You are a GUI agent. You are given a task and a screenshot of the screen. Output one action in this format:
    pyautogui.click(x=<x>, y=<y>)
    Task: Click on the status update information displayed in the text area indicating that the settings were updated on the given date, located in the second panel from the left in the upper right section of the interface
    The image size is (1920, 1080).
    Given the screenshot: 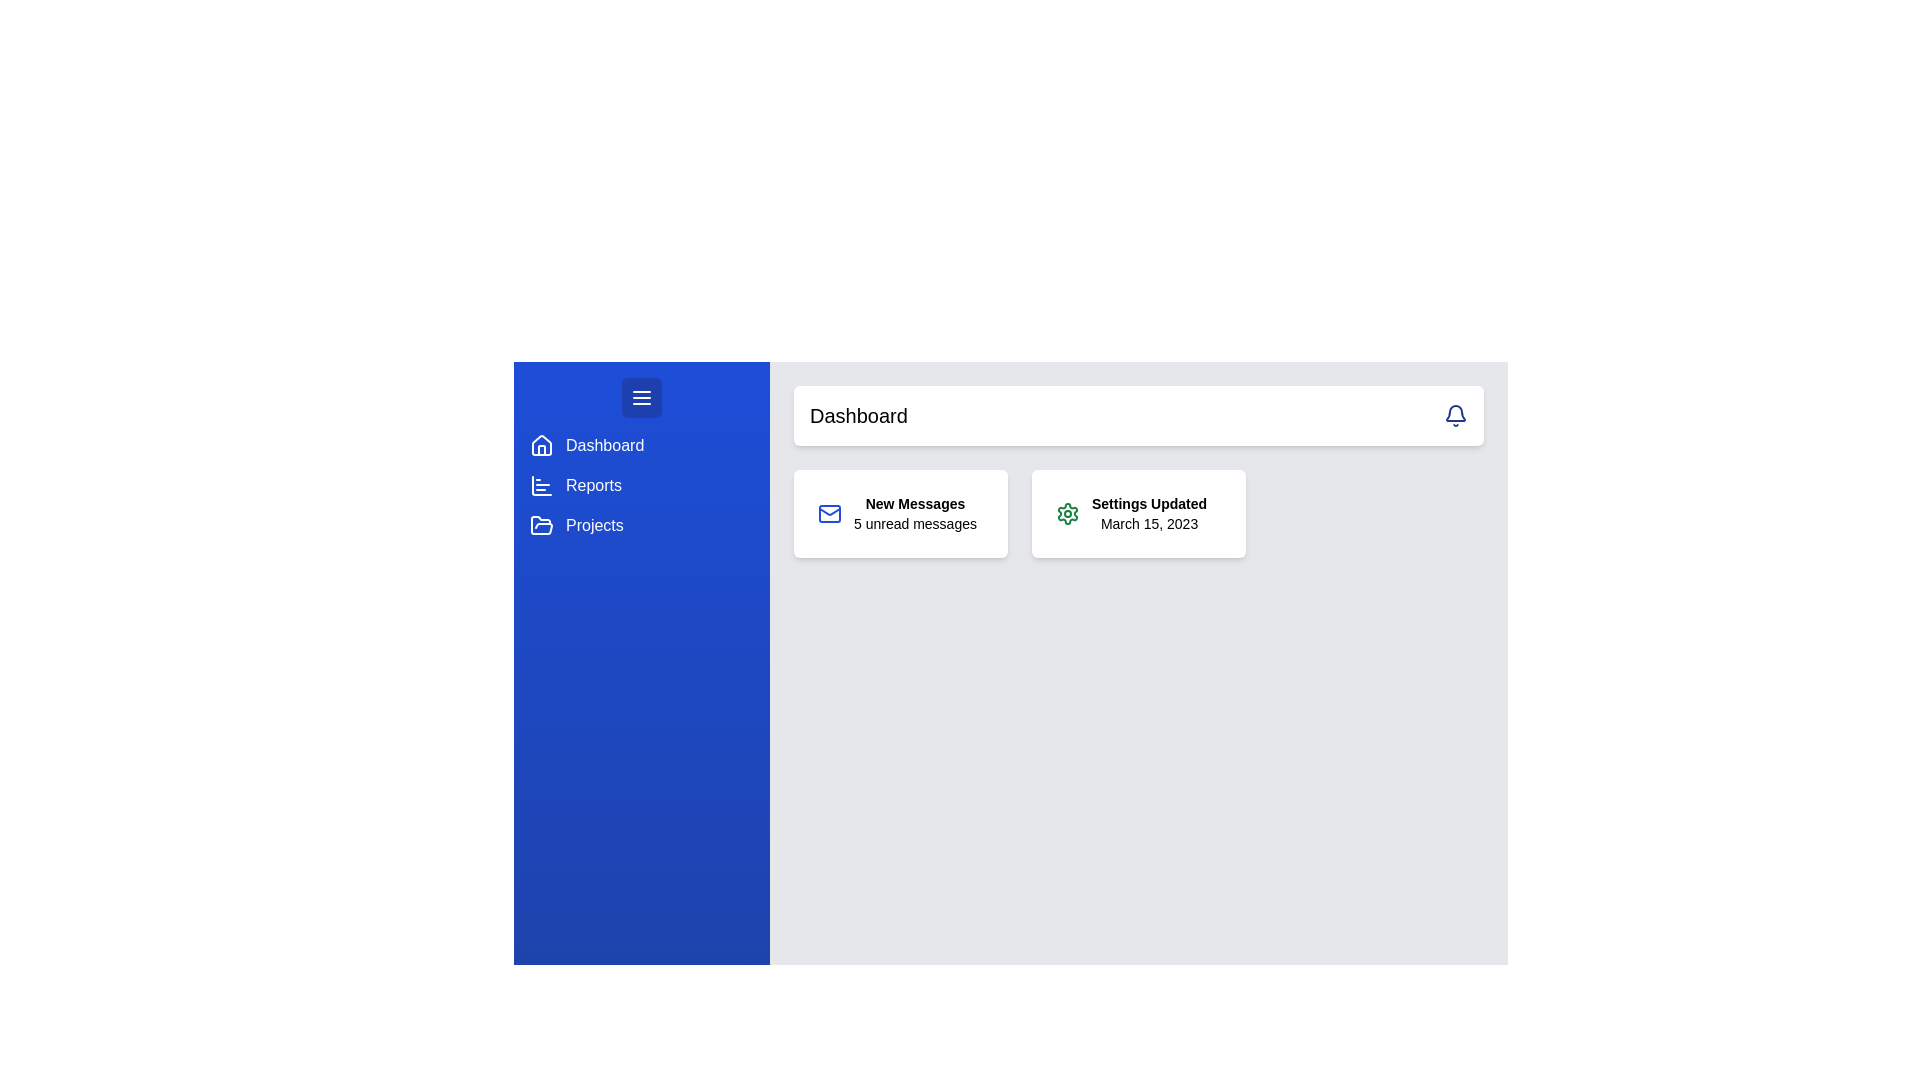 What is the action you would take?
    pyautogui.click(x=1149, y=512)
    